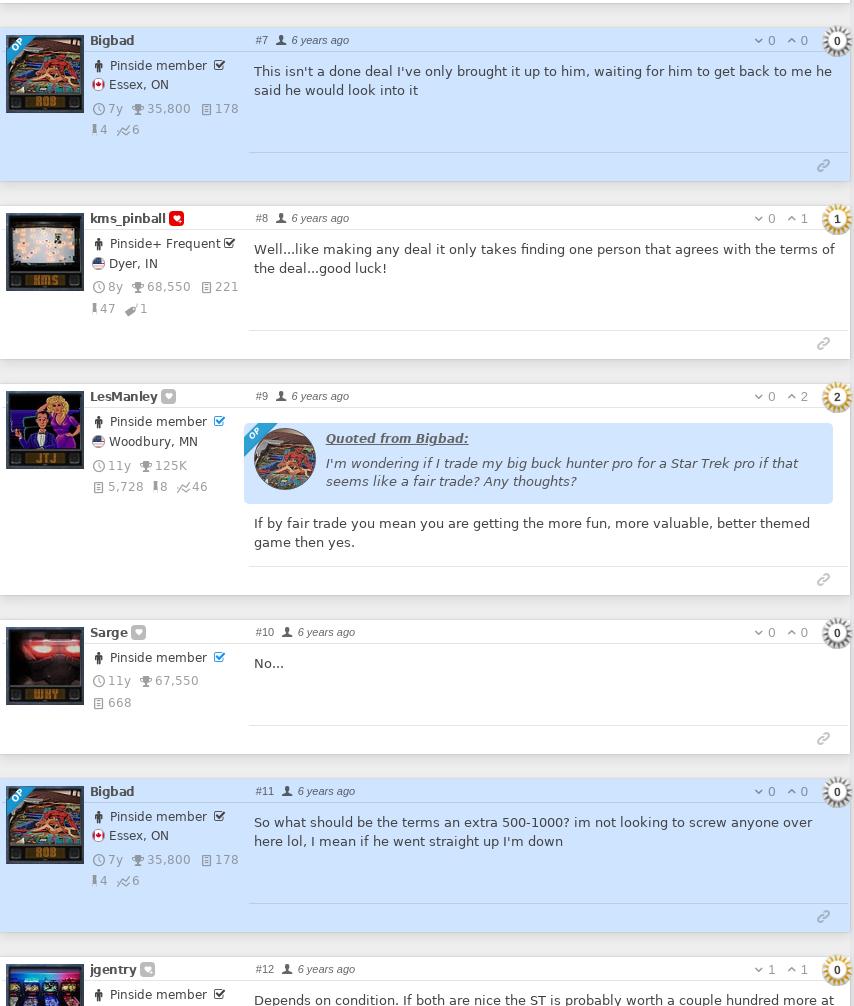 This screenshot has width=854, height=1006. I want to click on 'I'm wondering if I trade my big buck hunter pro for a Star Trek pro if that seems like a fair trade? Any thoughts?', so click(559, 470).